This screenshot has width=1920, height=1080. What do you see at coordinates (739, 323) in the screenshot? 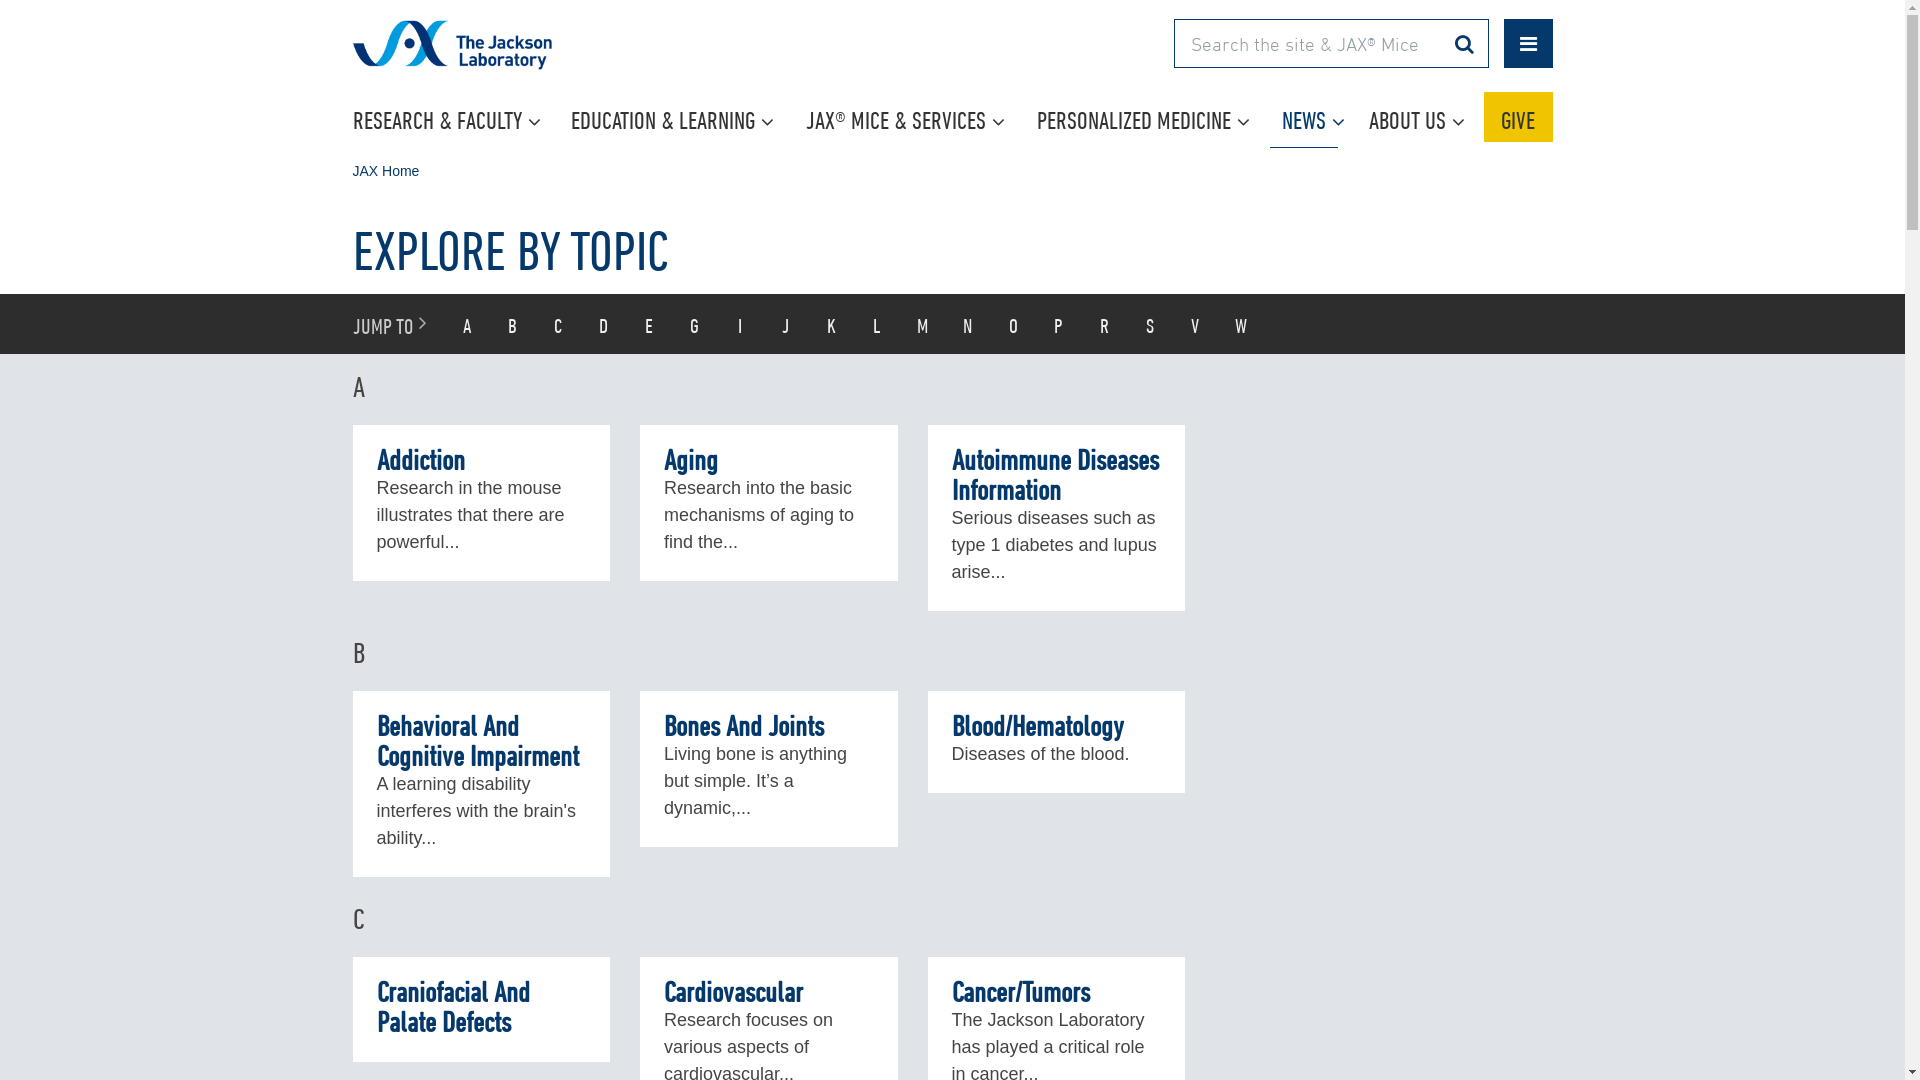
I see `'I'` at bounding box center [739, 323].